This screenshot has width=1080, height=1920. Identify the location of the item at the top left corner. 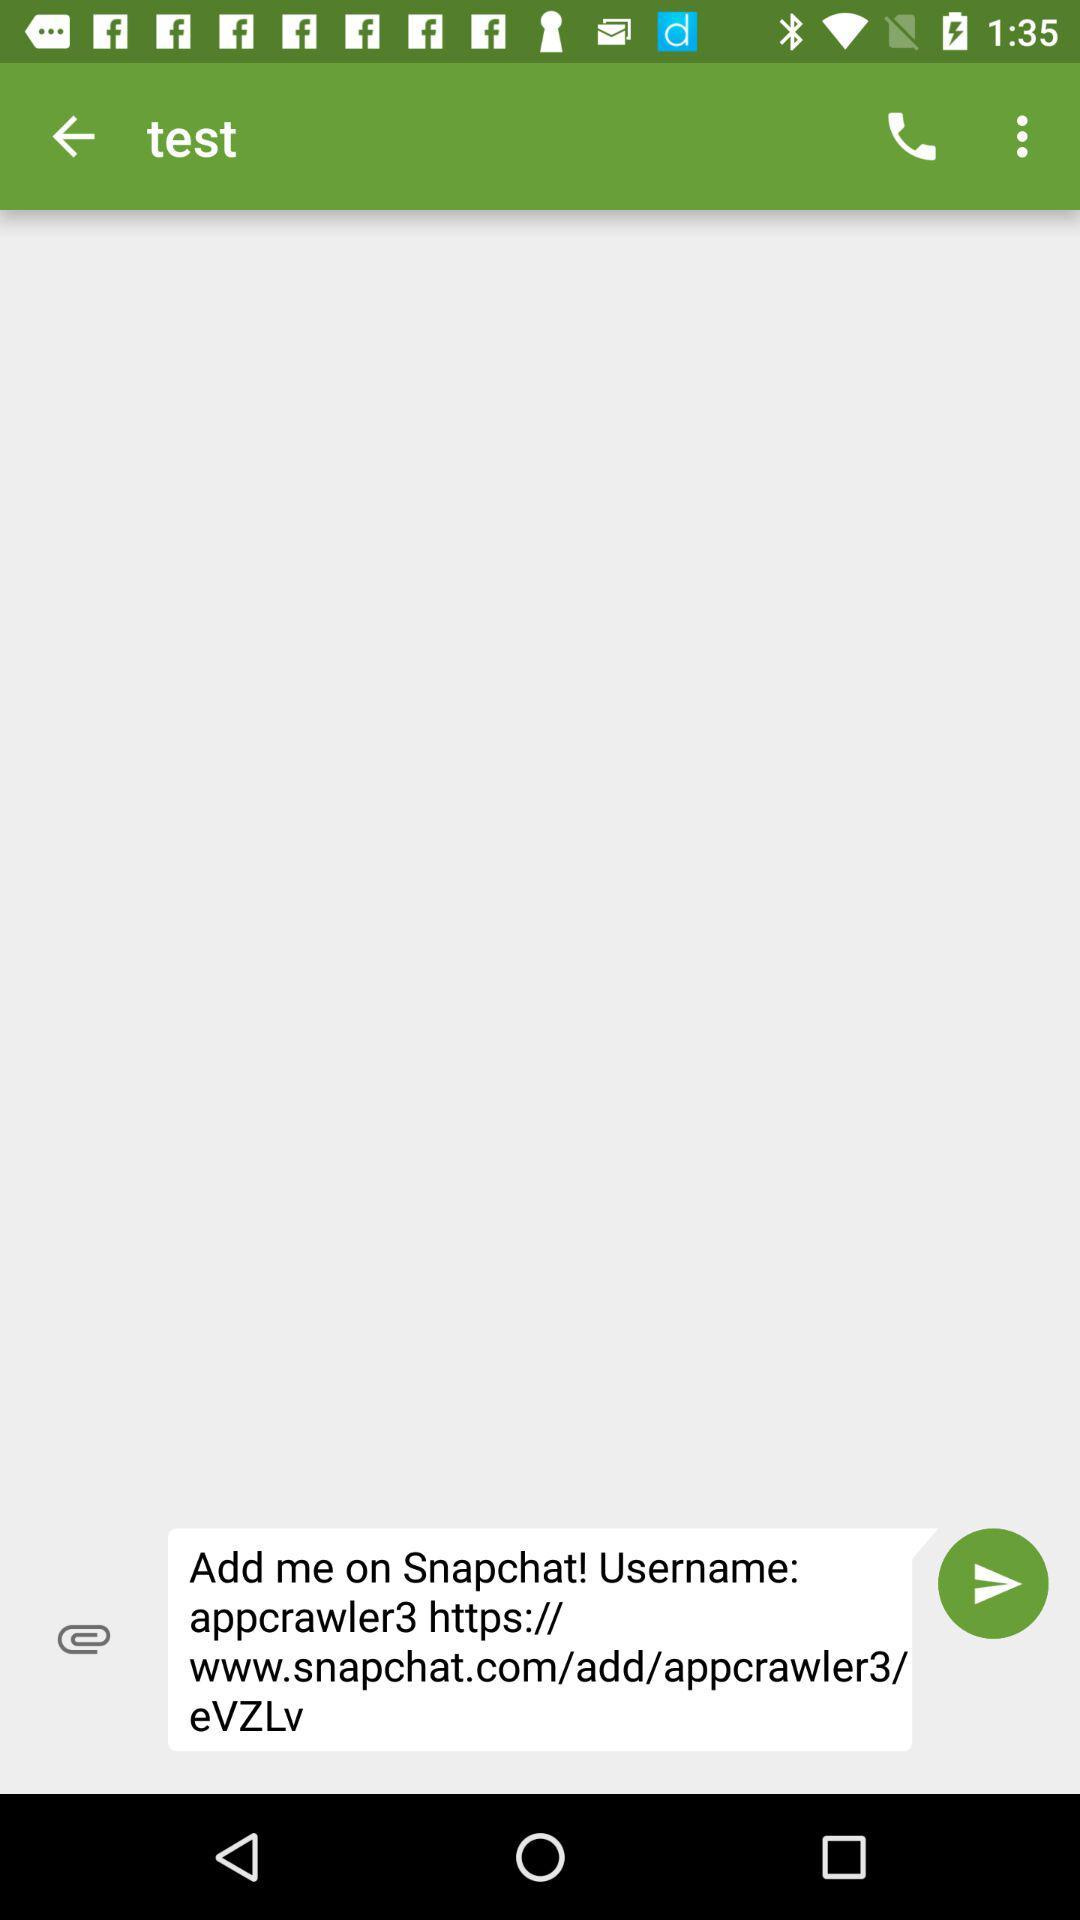
(72, 135).